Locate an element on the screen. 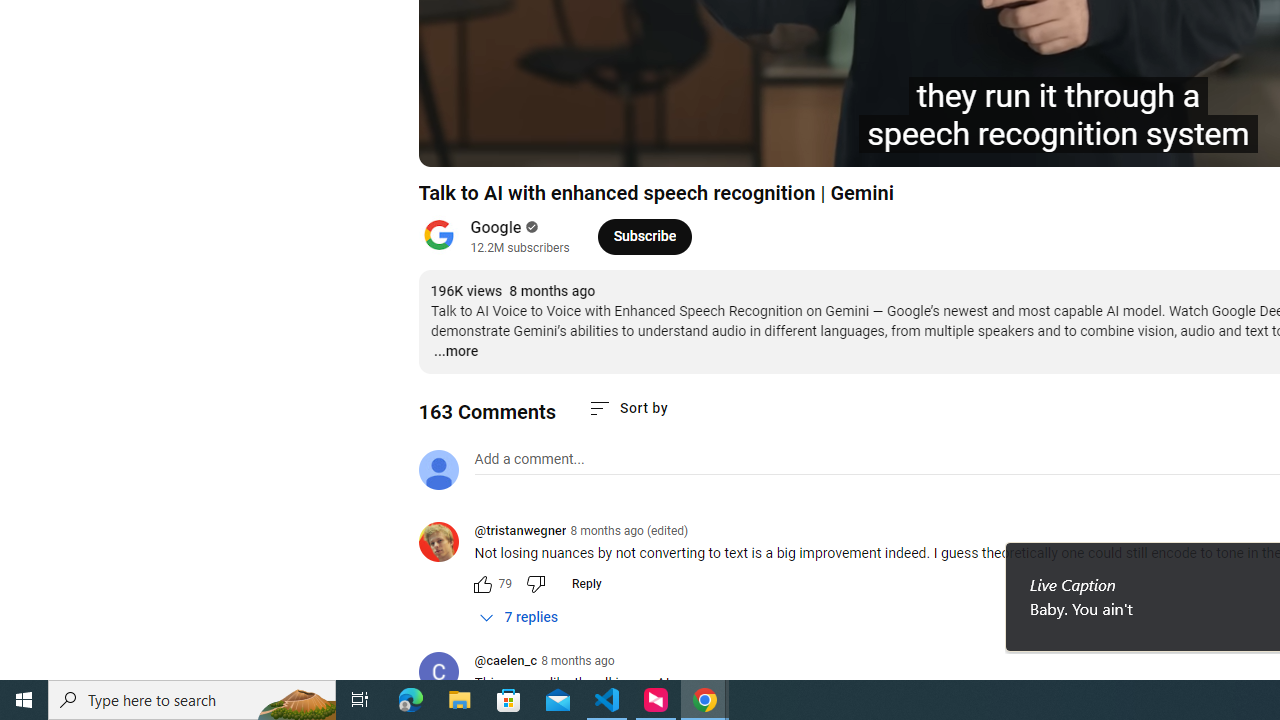  'Verified' is located at coordinates (530, 226).